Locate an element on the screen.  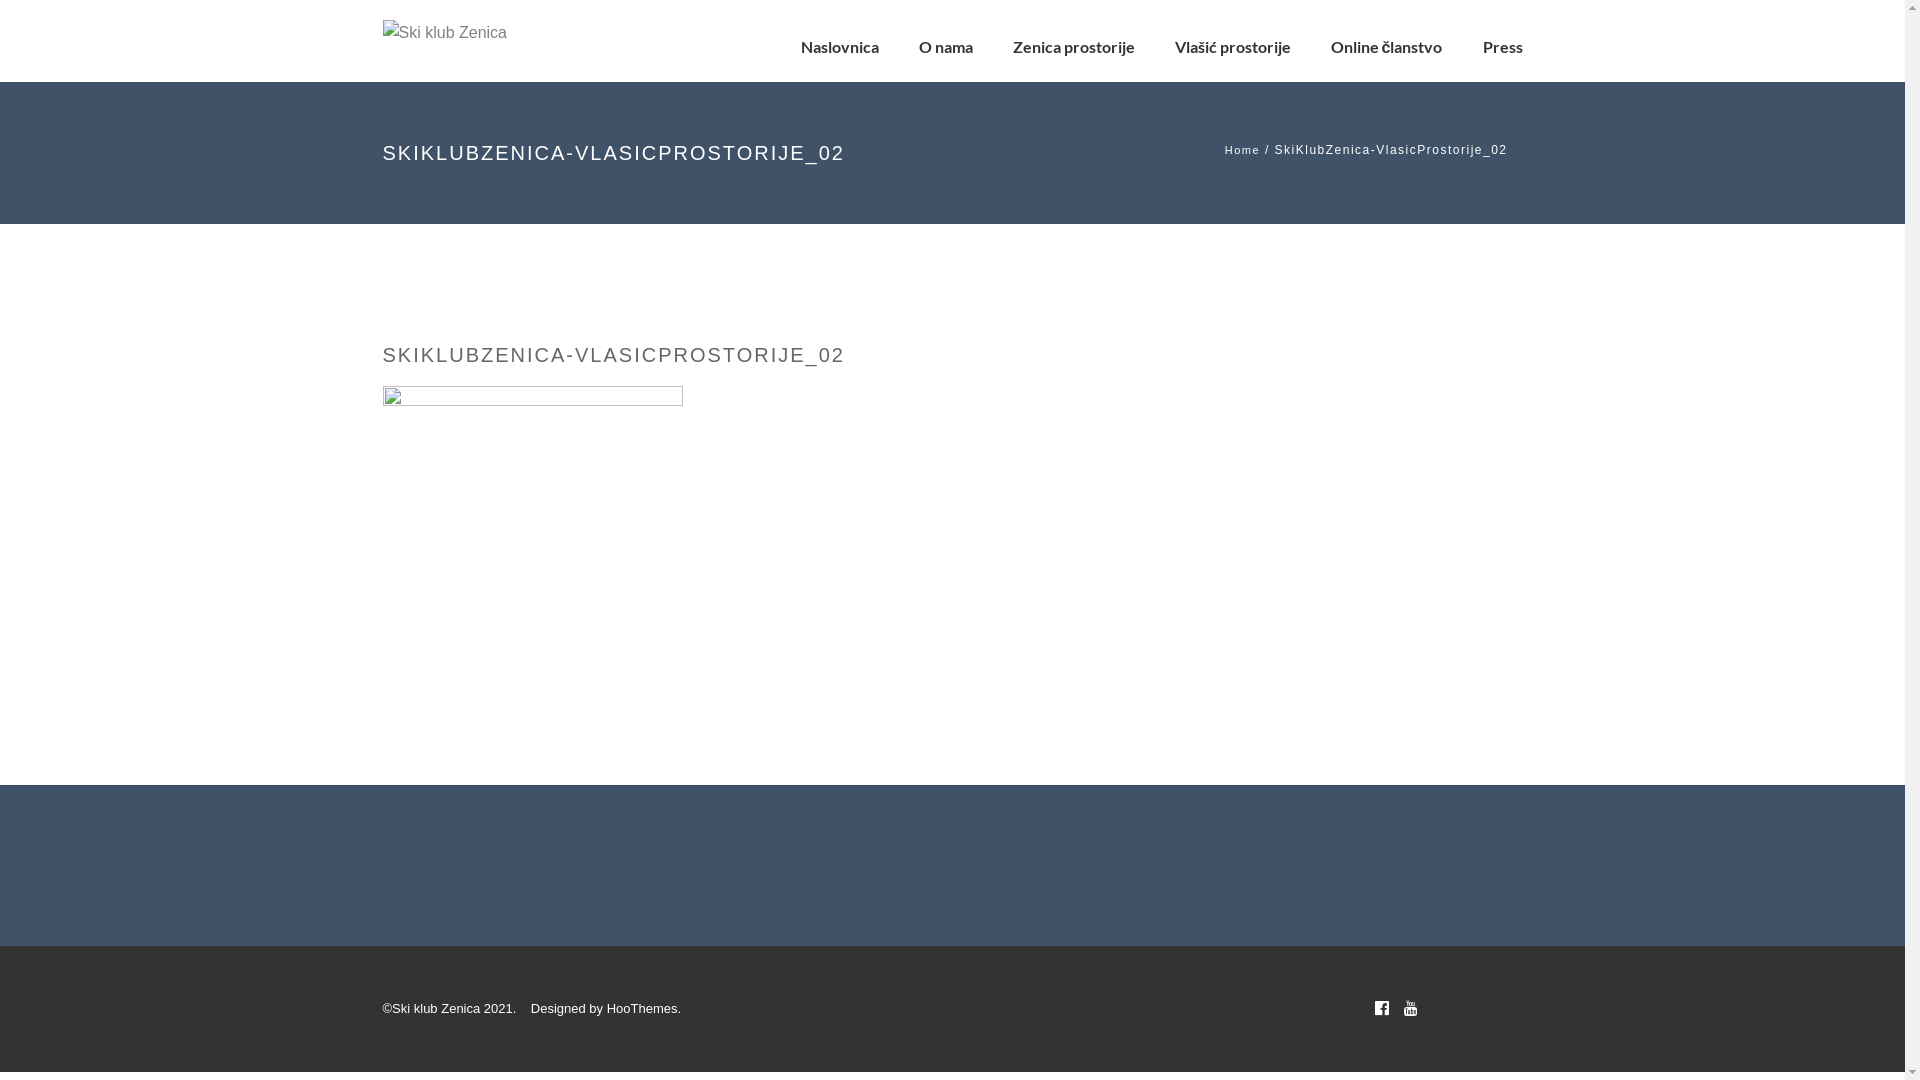
'HooThemes' is located at coordinates (642, 1008).